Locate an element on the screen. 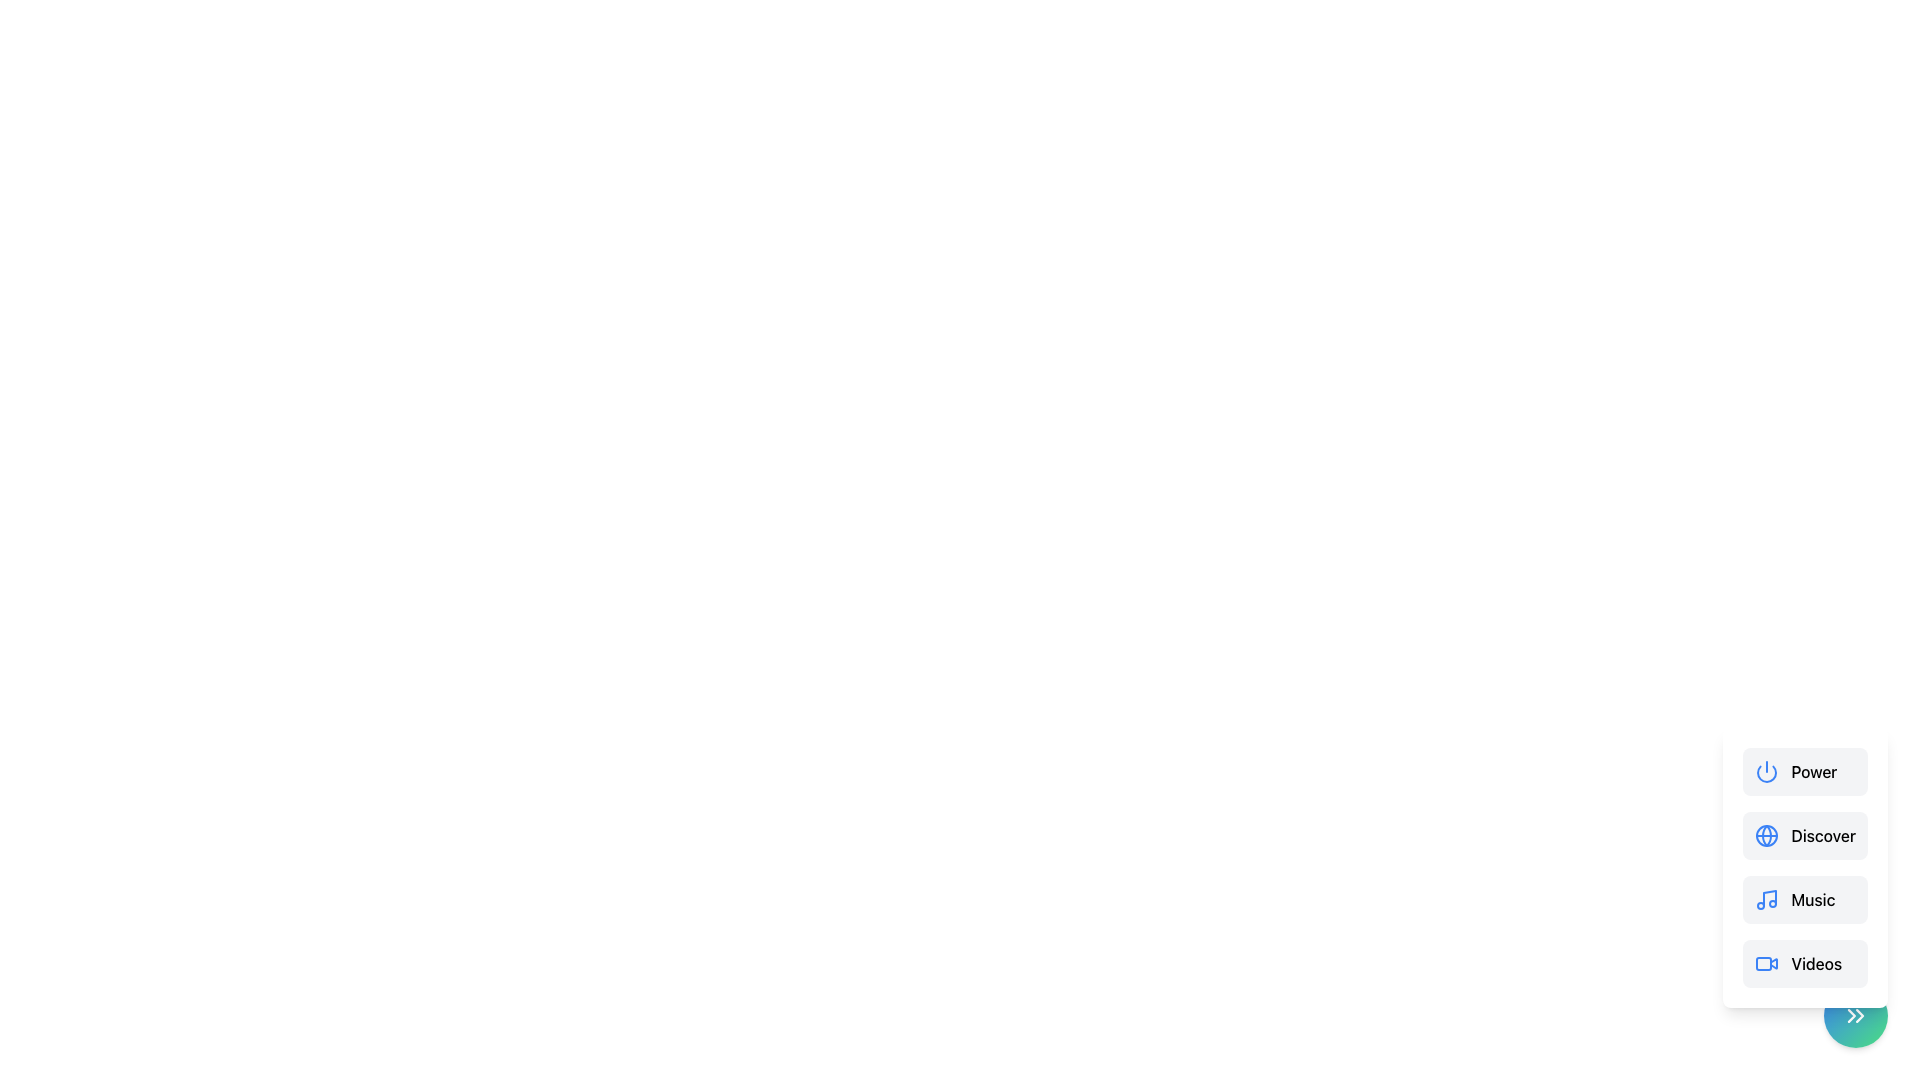 This screenshot has width=1920, height=1080. the visual indicator for the 'Videos' menu icon, which is the second component in a vertical stack of four options within a pop-up menu is located at coordinates (1764, 963).